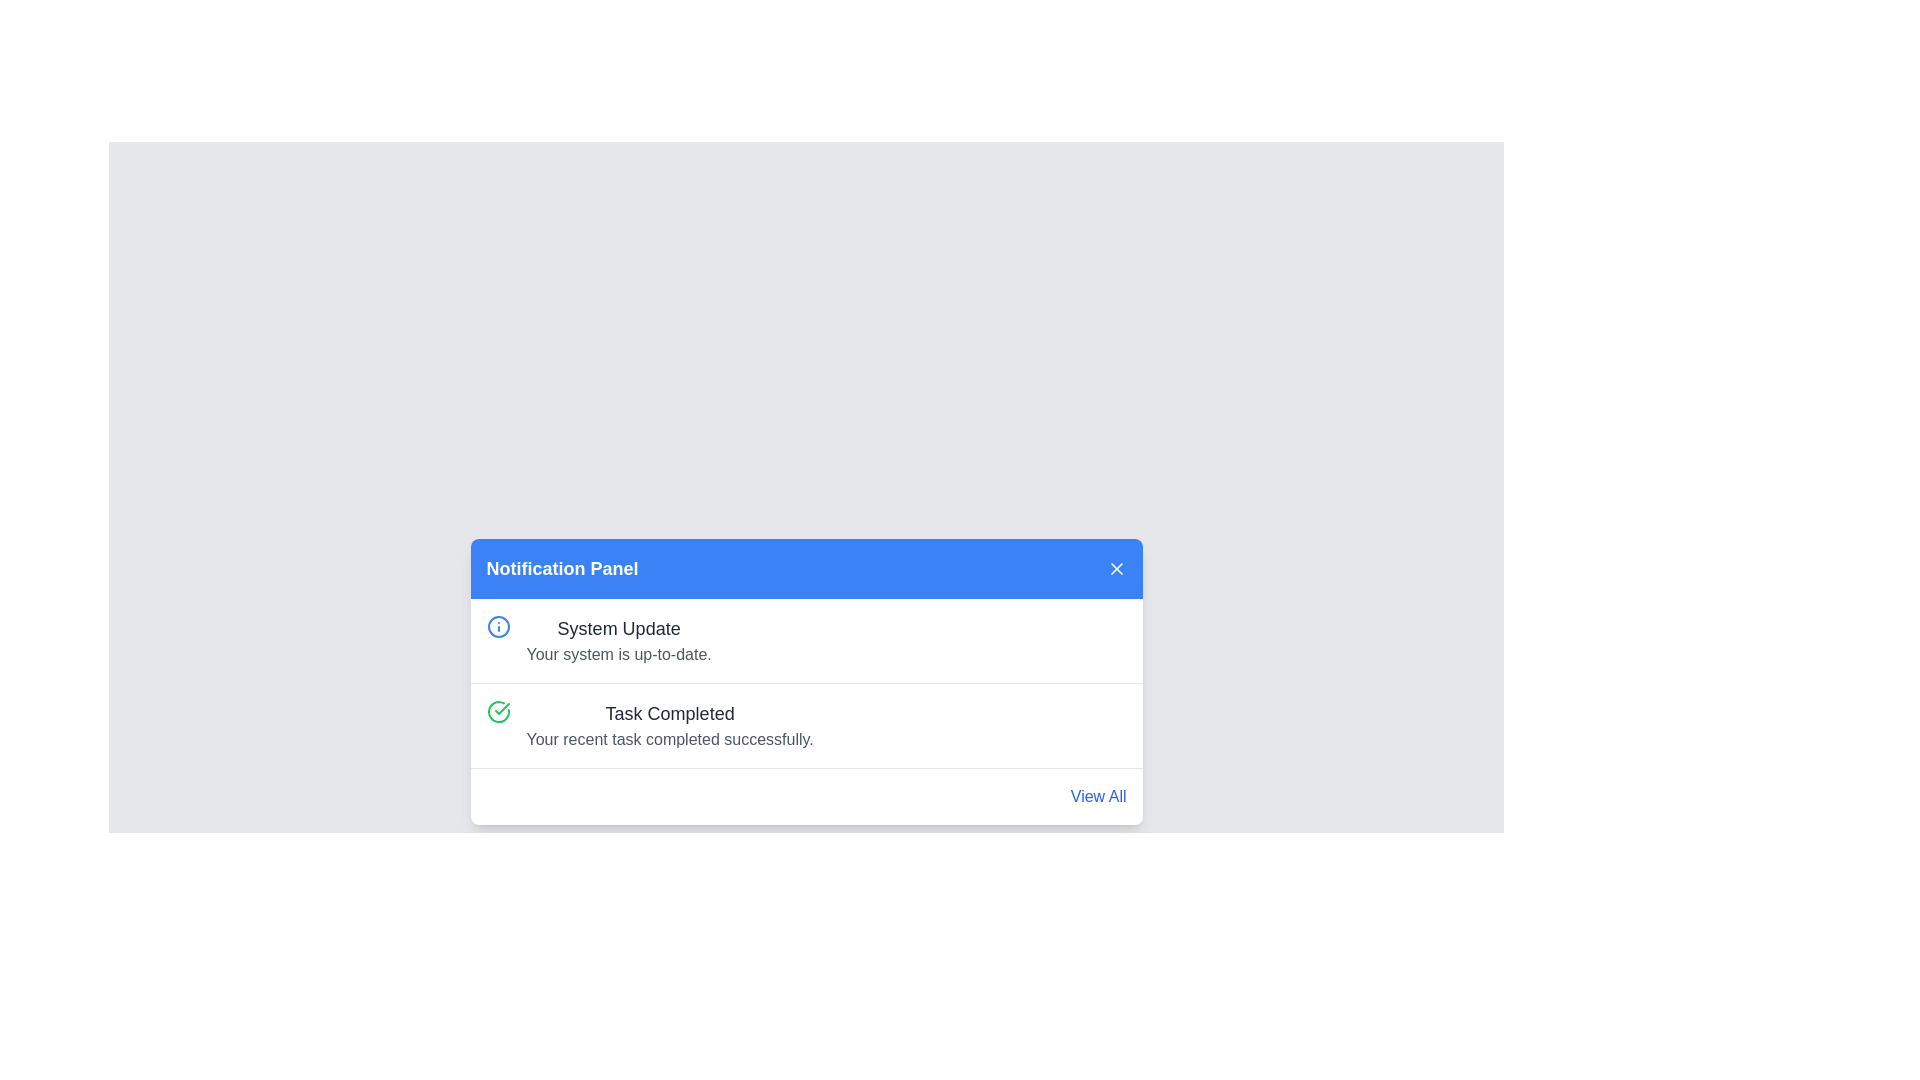  Describe the element at coordinates (806, 640) in the screenshot. I see `the notification titled 'System Update' which displays the message 'Your system is up-to-date.'` at that location.